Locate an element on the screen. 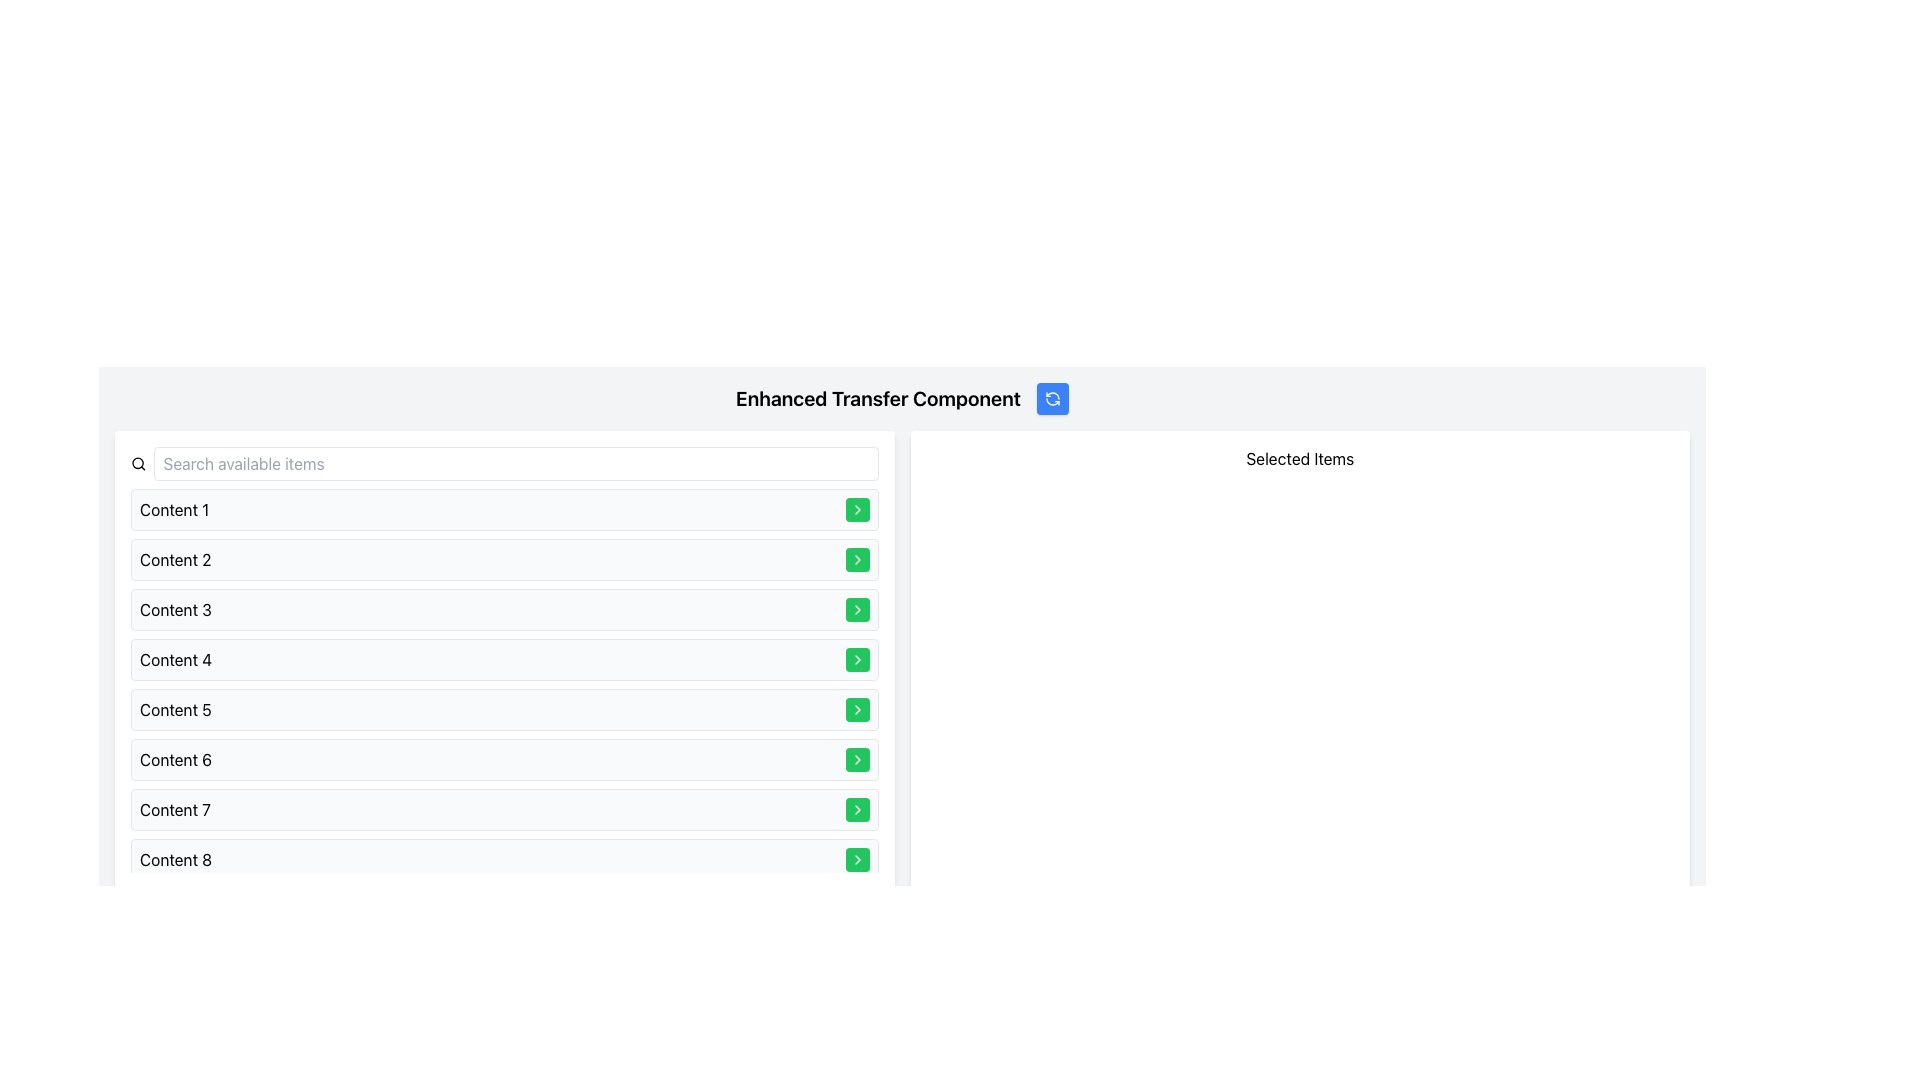 The width and height of the screenshot is (1920, 1080). the arrow icon located within the green button for navigating or moving items, positioned in the same row as 'Content 8' in the left panel is located at coordinates (857, 659).